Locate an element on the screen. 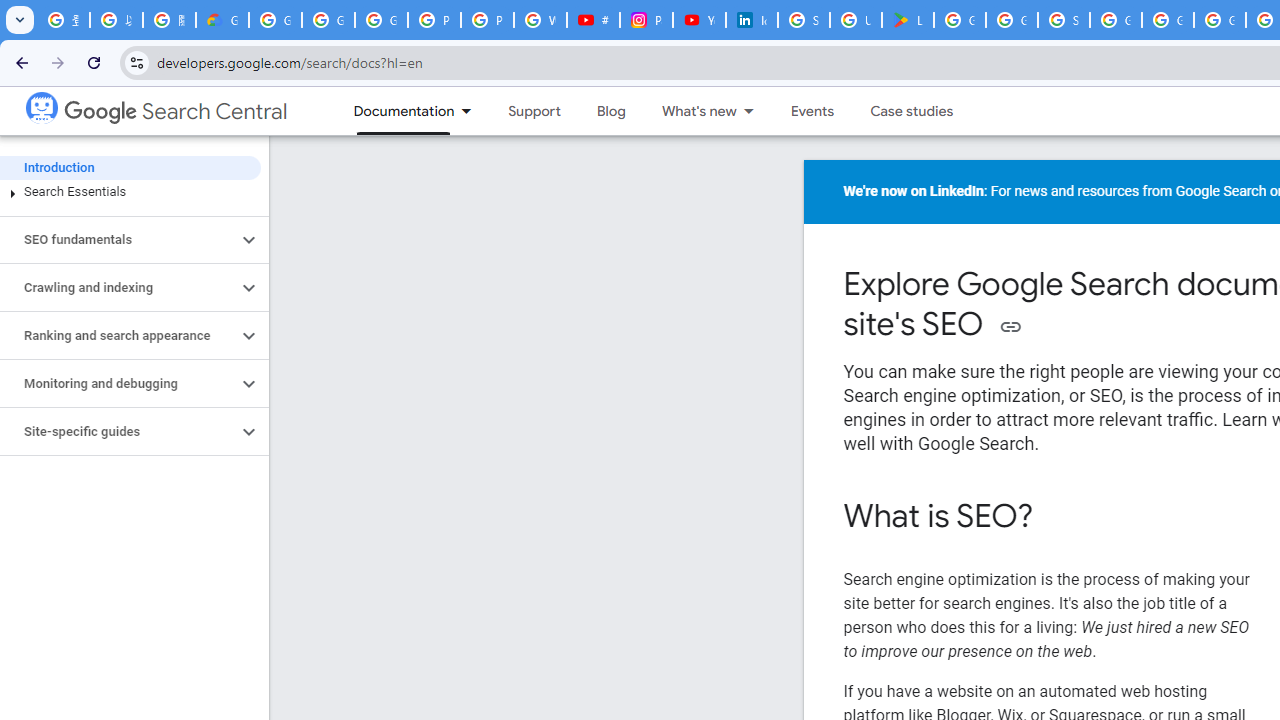 The width and height of the screenshot is (1280, 720). 'Sign in - Google Accounts' is located at coordinates (803, 20).